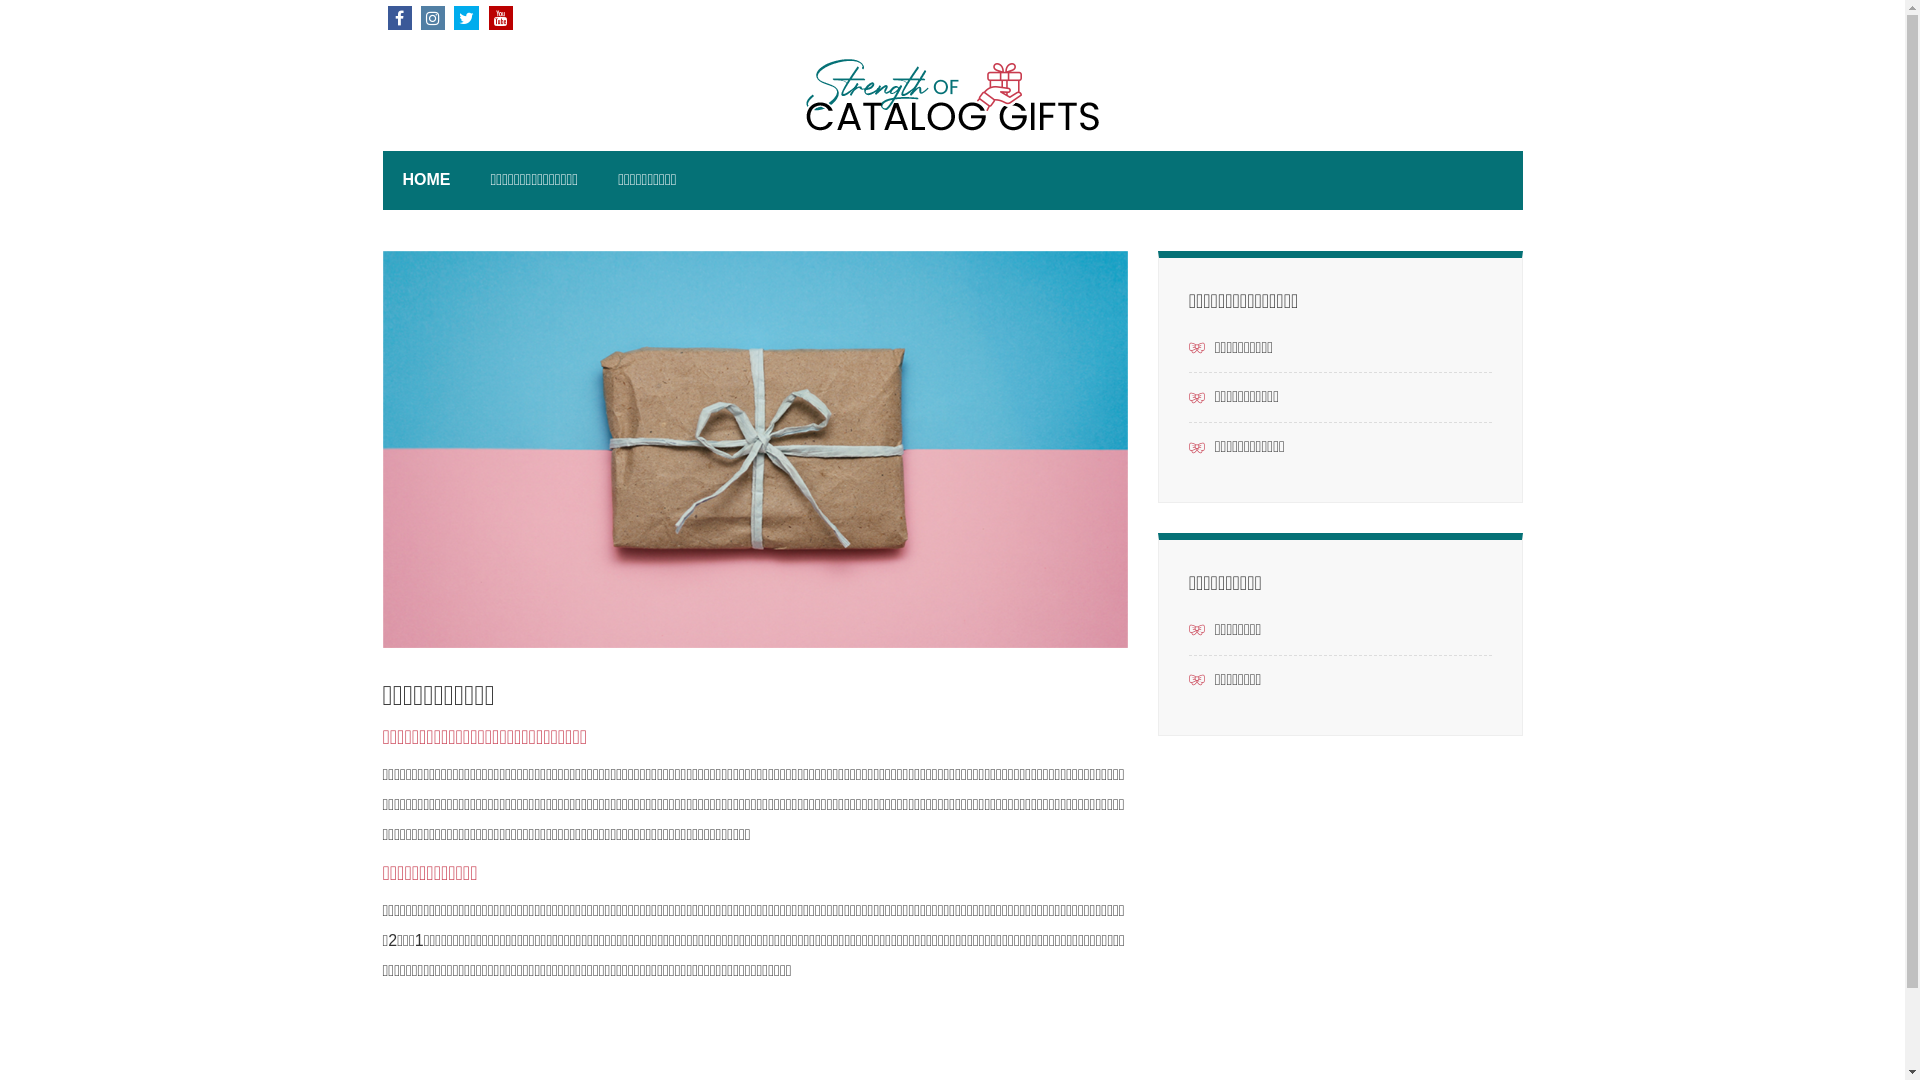 The width and height of the screenshot is (1920, 1080). What do you see at coordinates (431, 18) in the screenshot?
I see `'INSTAGRAM'` at bounding box center [431, 18].